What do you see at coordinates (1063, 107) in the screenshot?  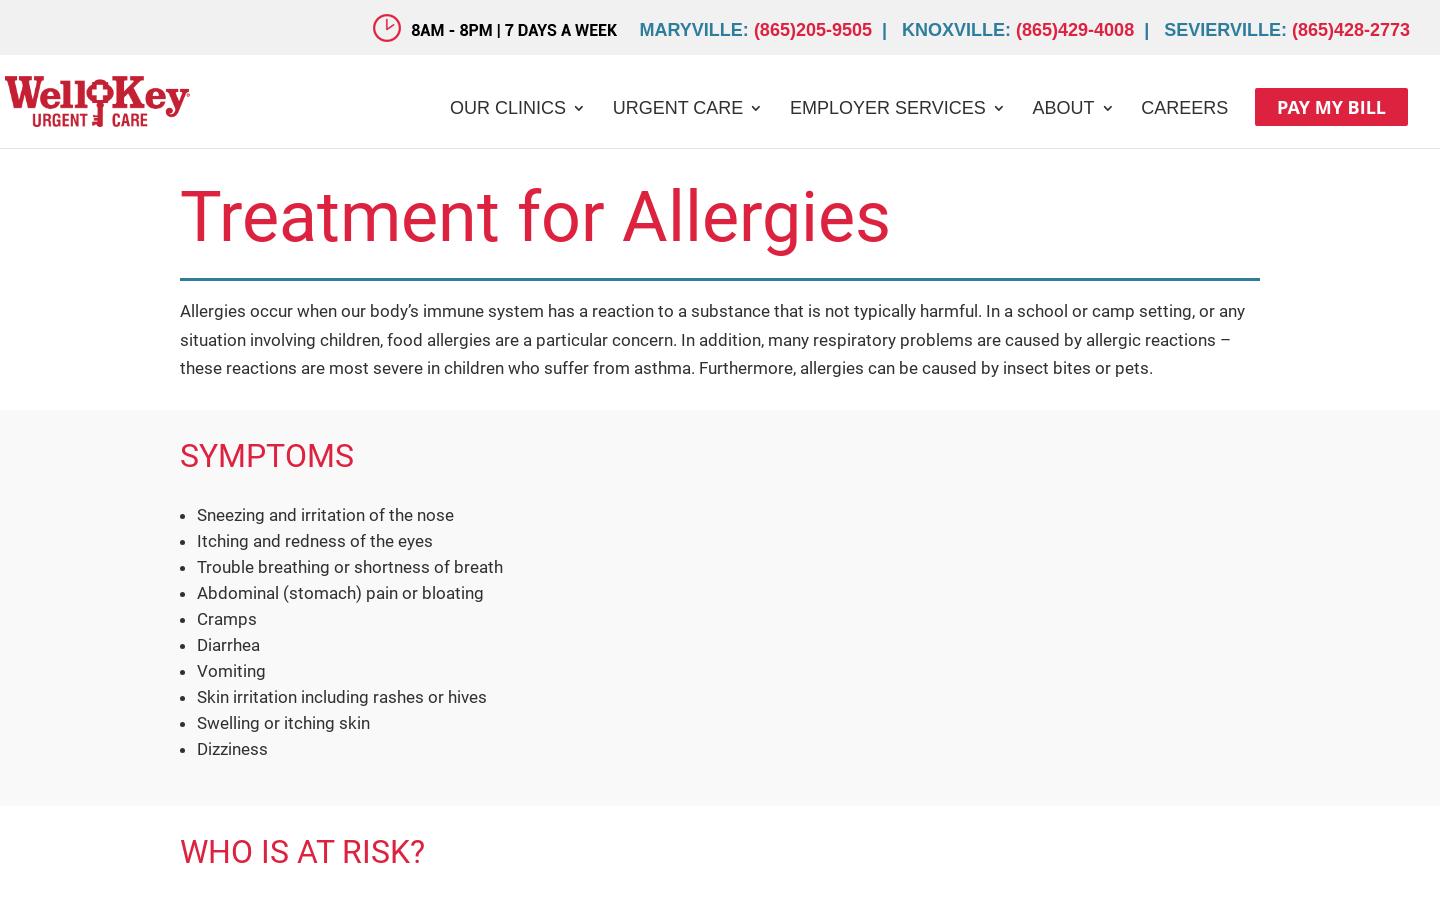 I see `'About'` at bounding box center [1063, 107].